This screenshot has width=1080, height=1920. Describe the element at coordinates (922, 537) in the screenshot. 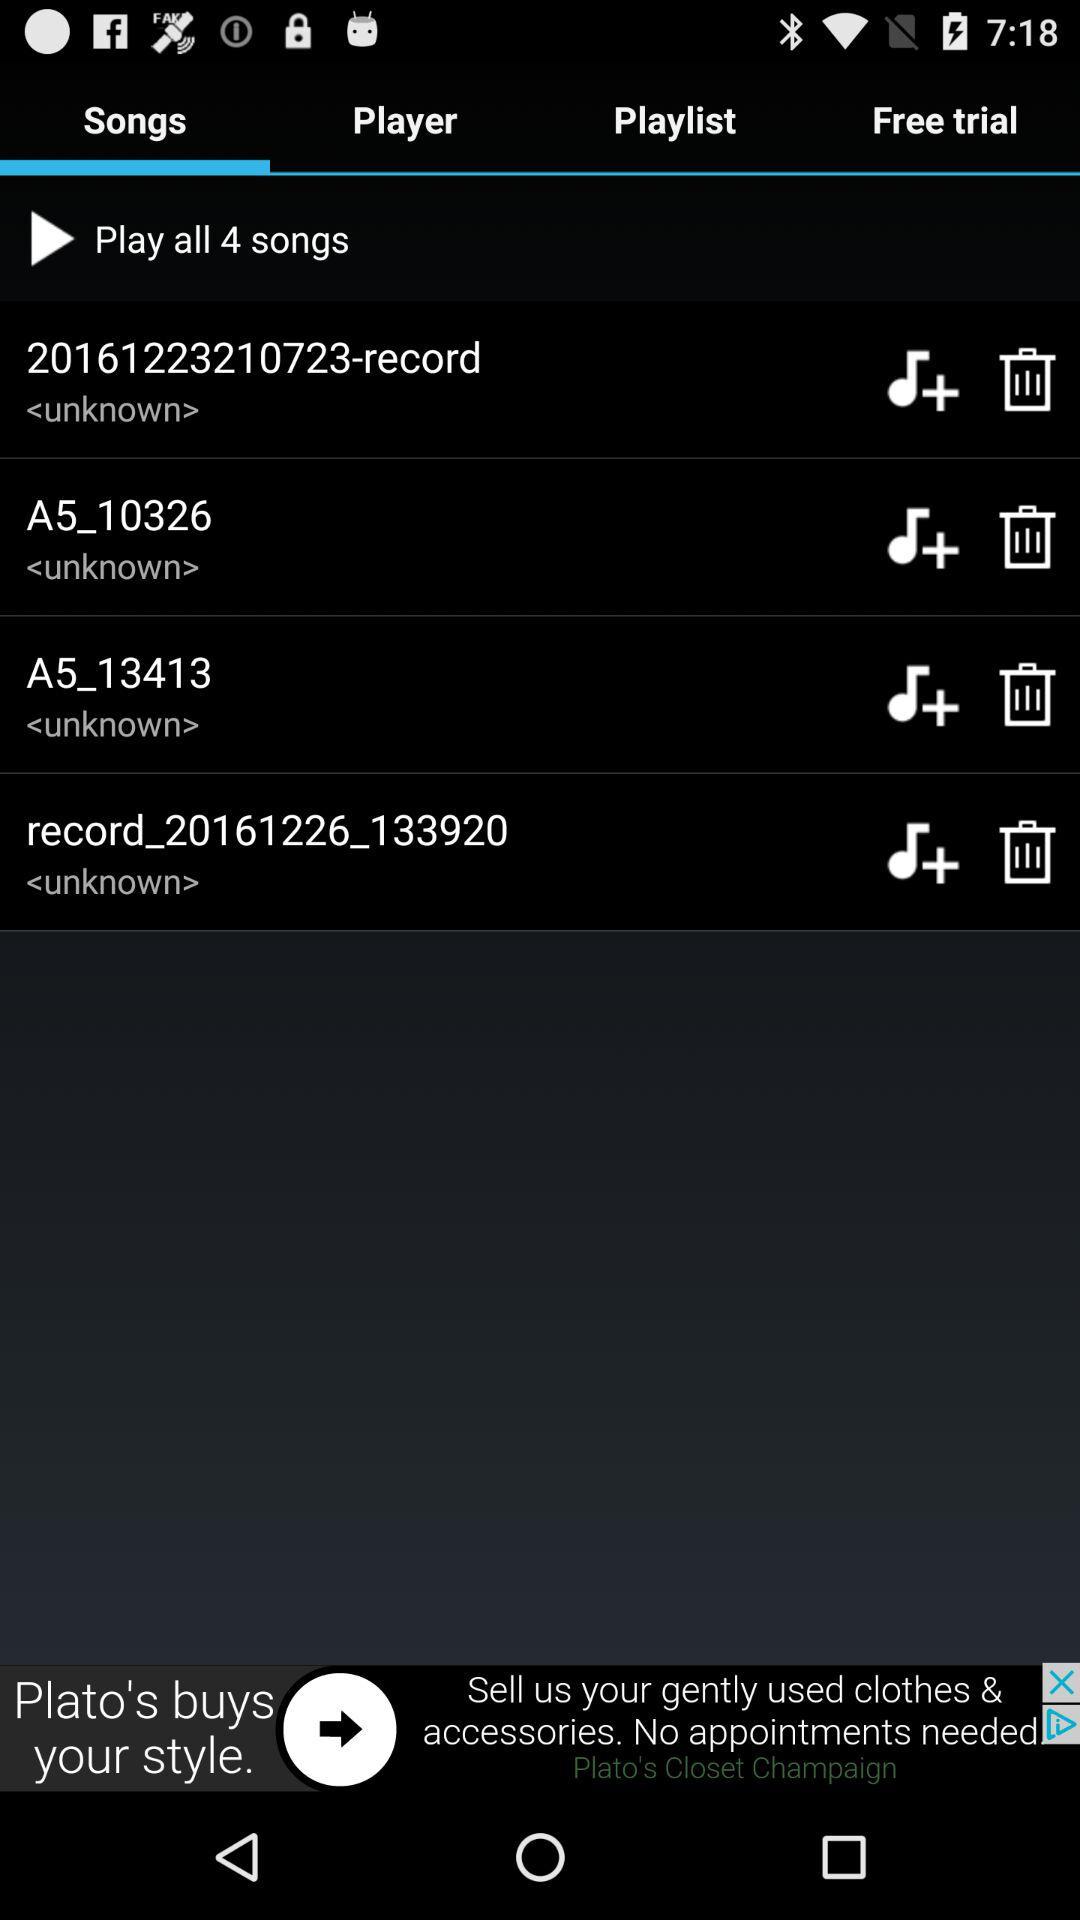

I see `to playlist` at that location.